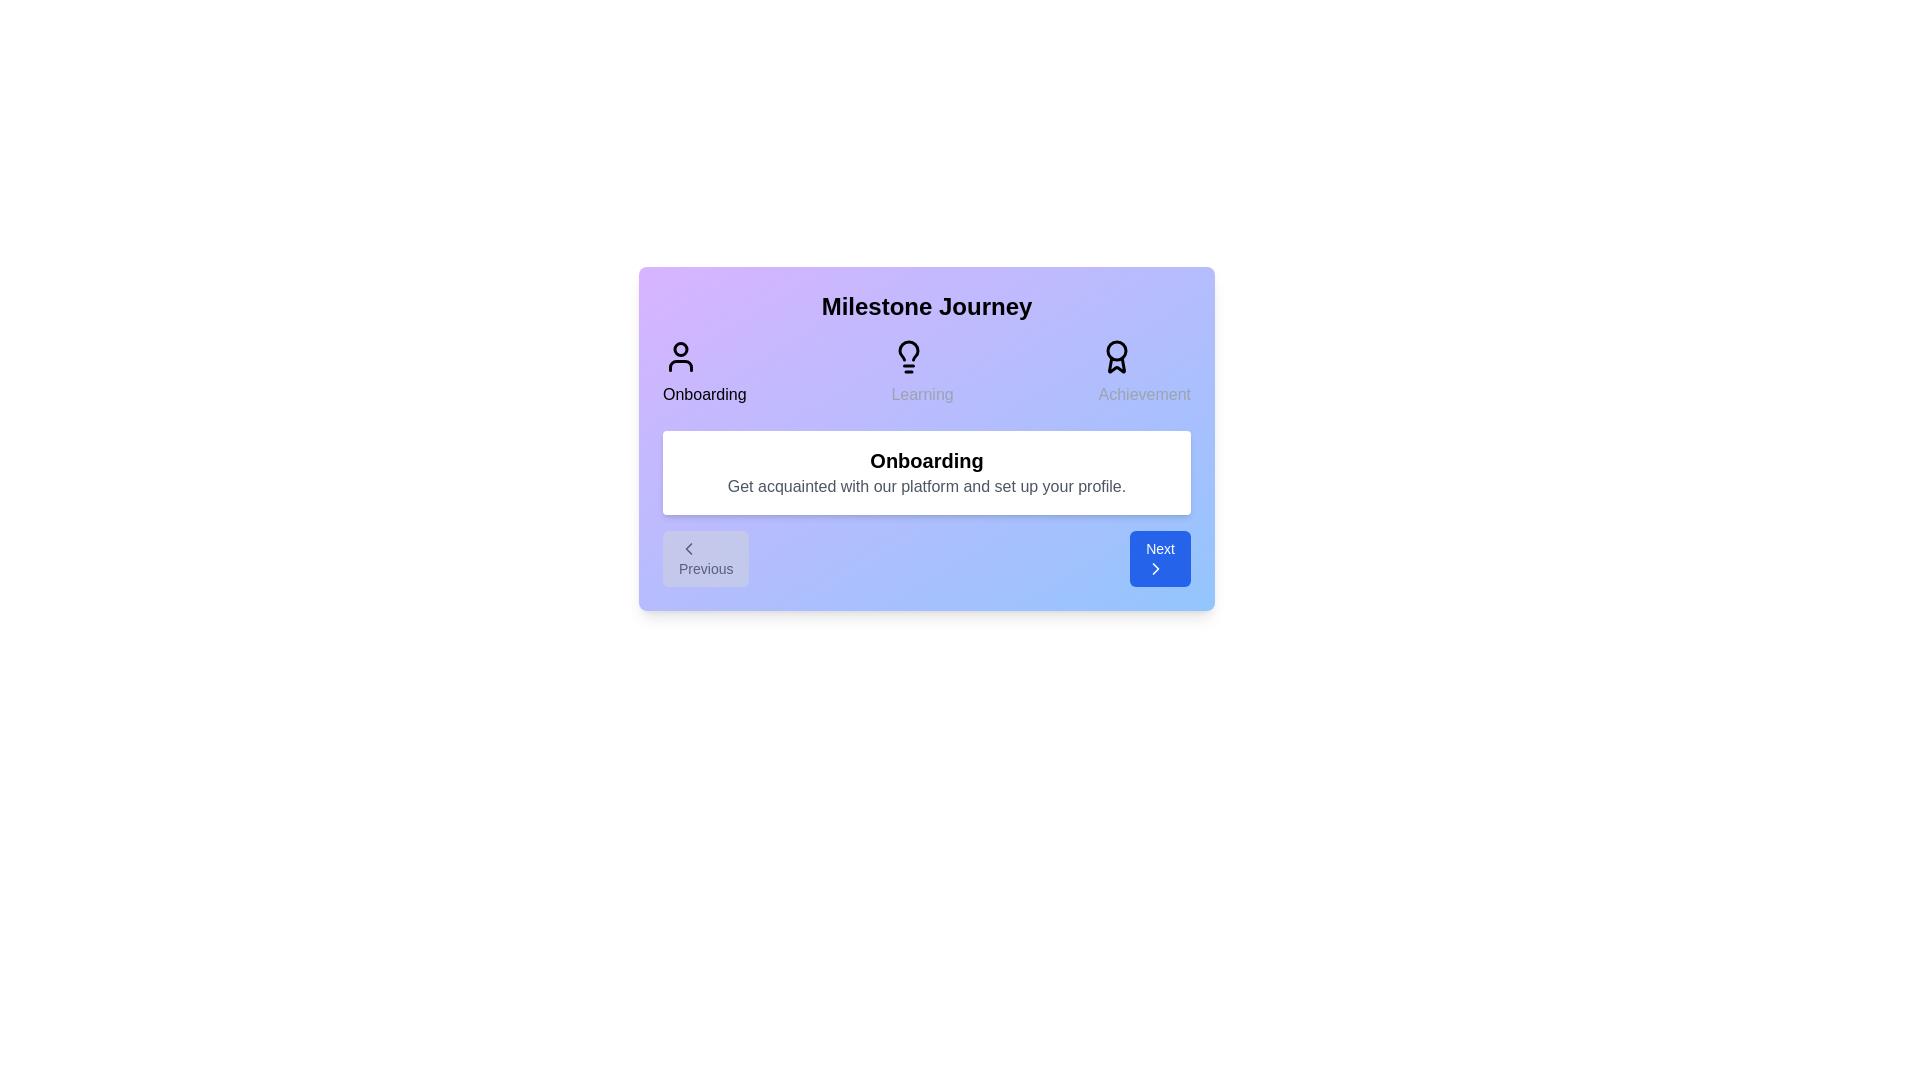  Describe the element at coordinates (1160, 559) in the screenshot. I see `the 'Next' button to navigate to the next step` at that location.